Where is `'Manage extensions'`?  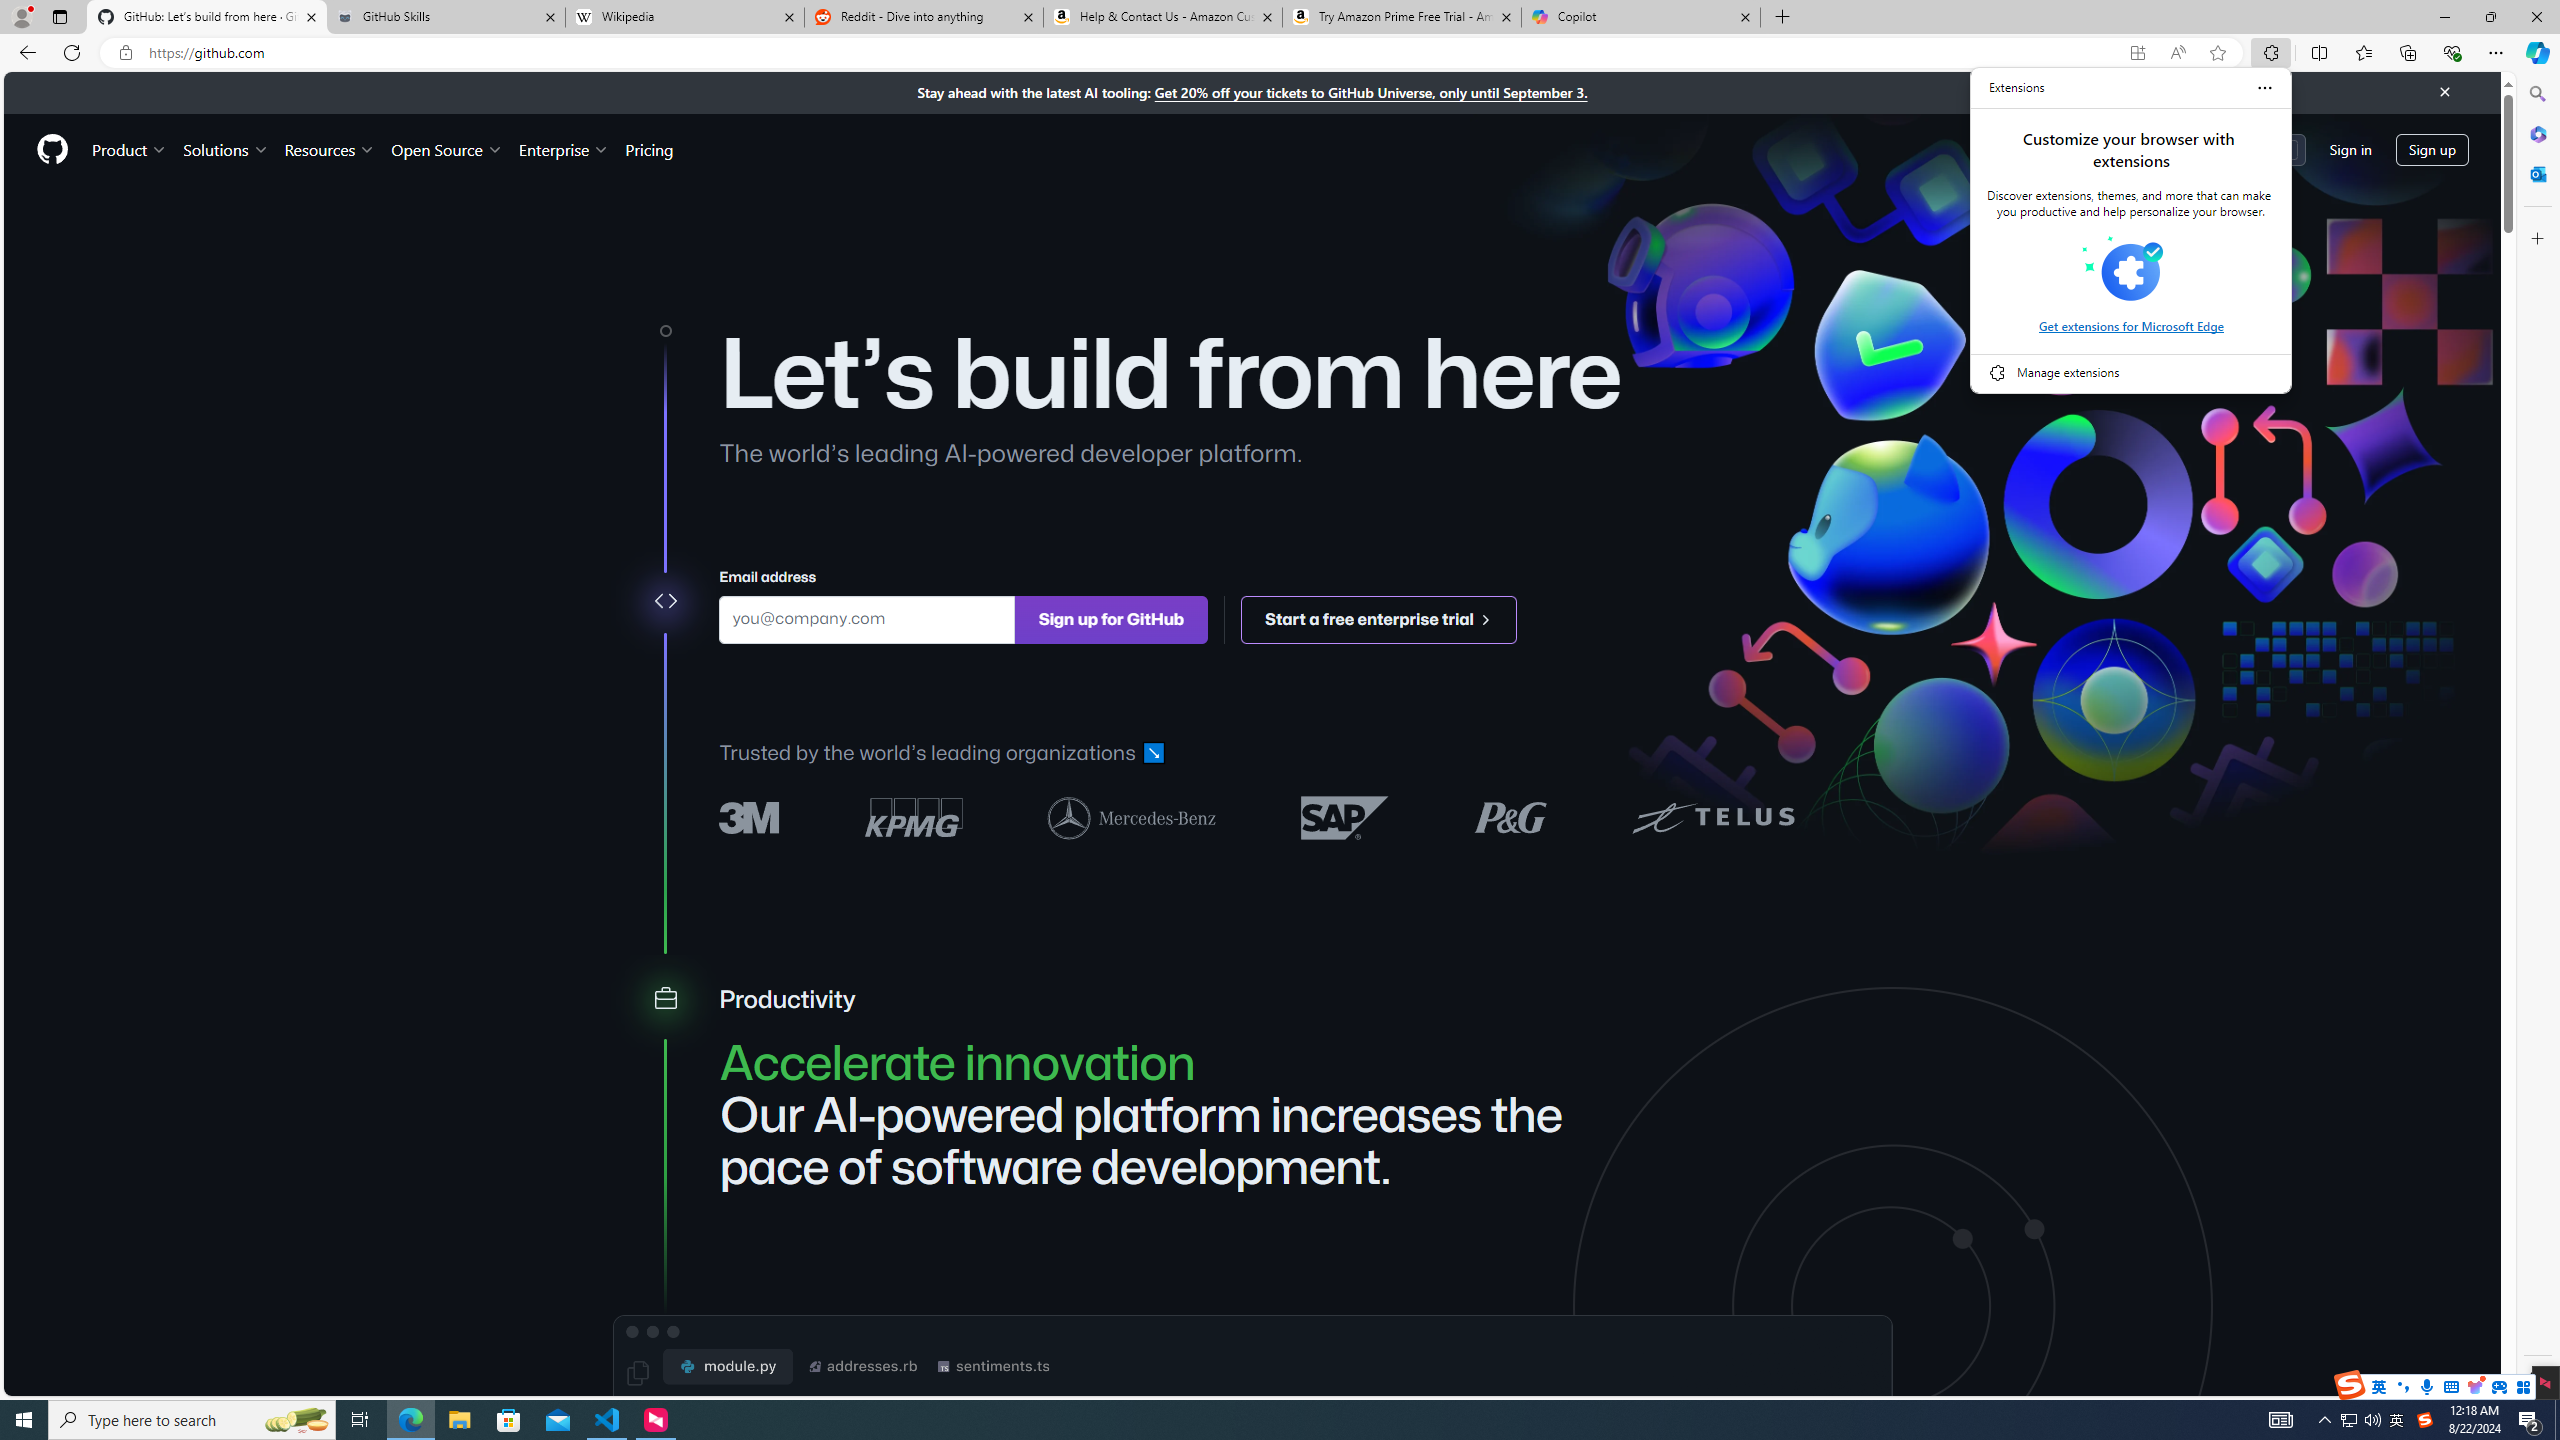 'Manage extensions' is located at coordinates (2131, 371).